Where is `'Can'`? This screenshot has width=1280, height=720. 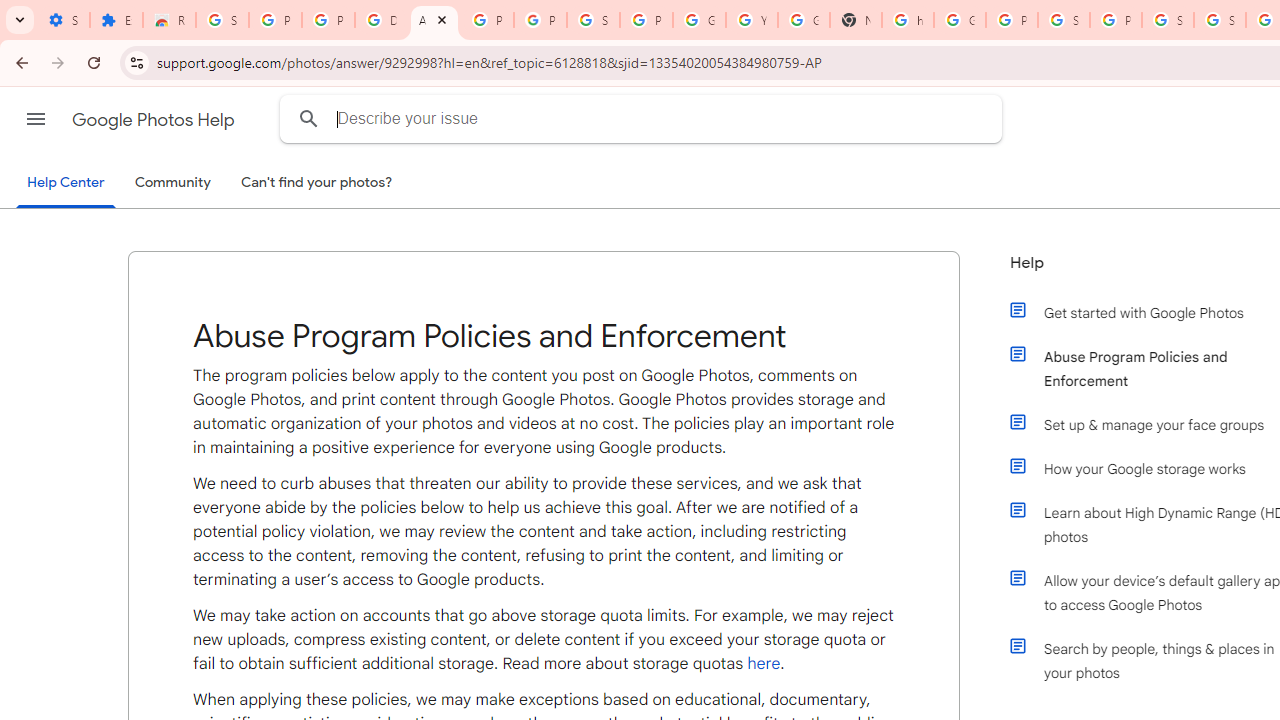
'Can' is located at coordinates (316, 183).